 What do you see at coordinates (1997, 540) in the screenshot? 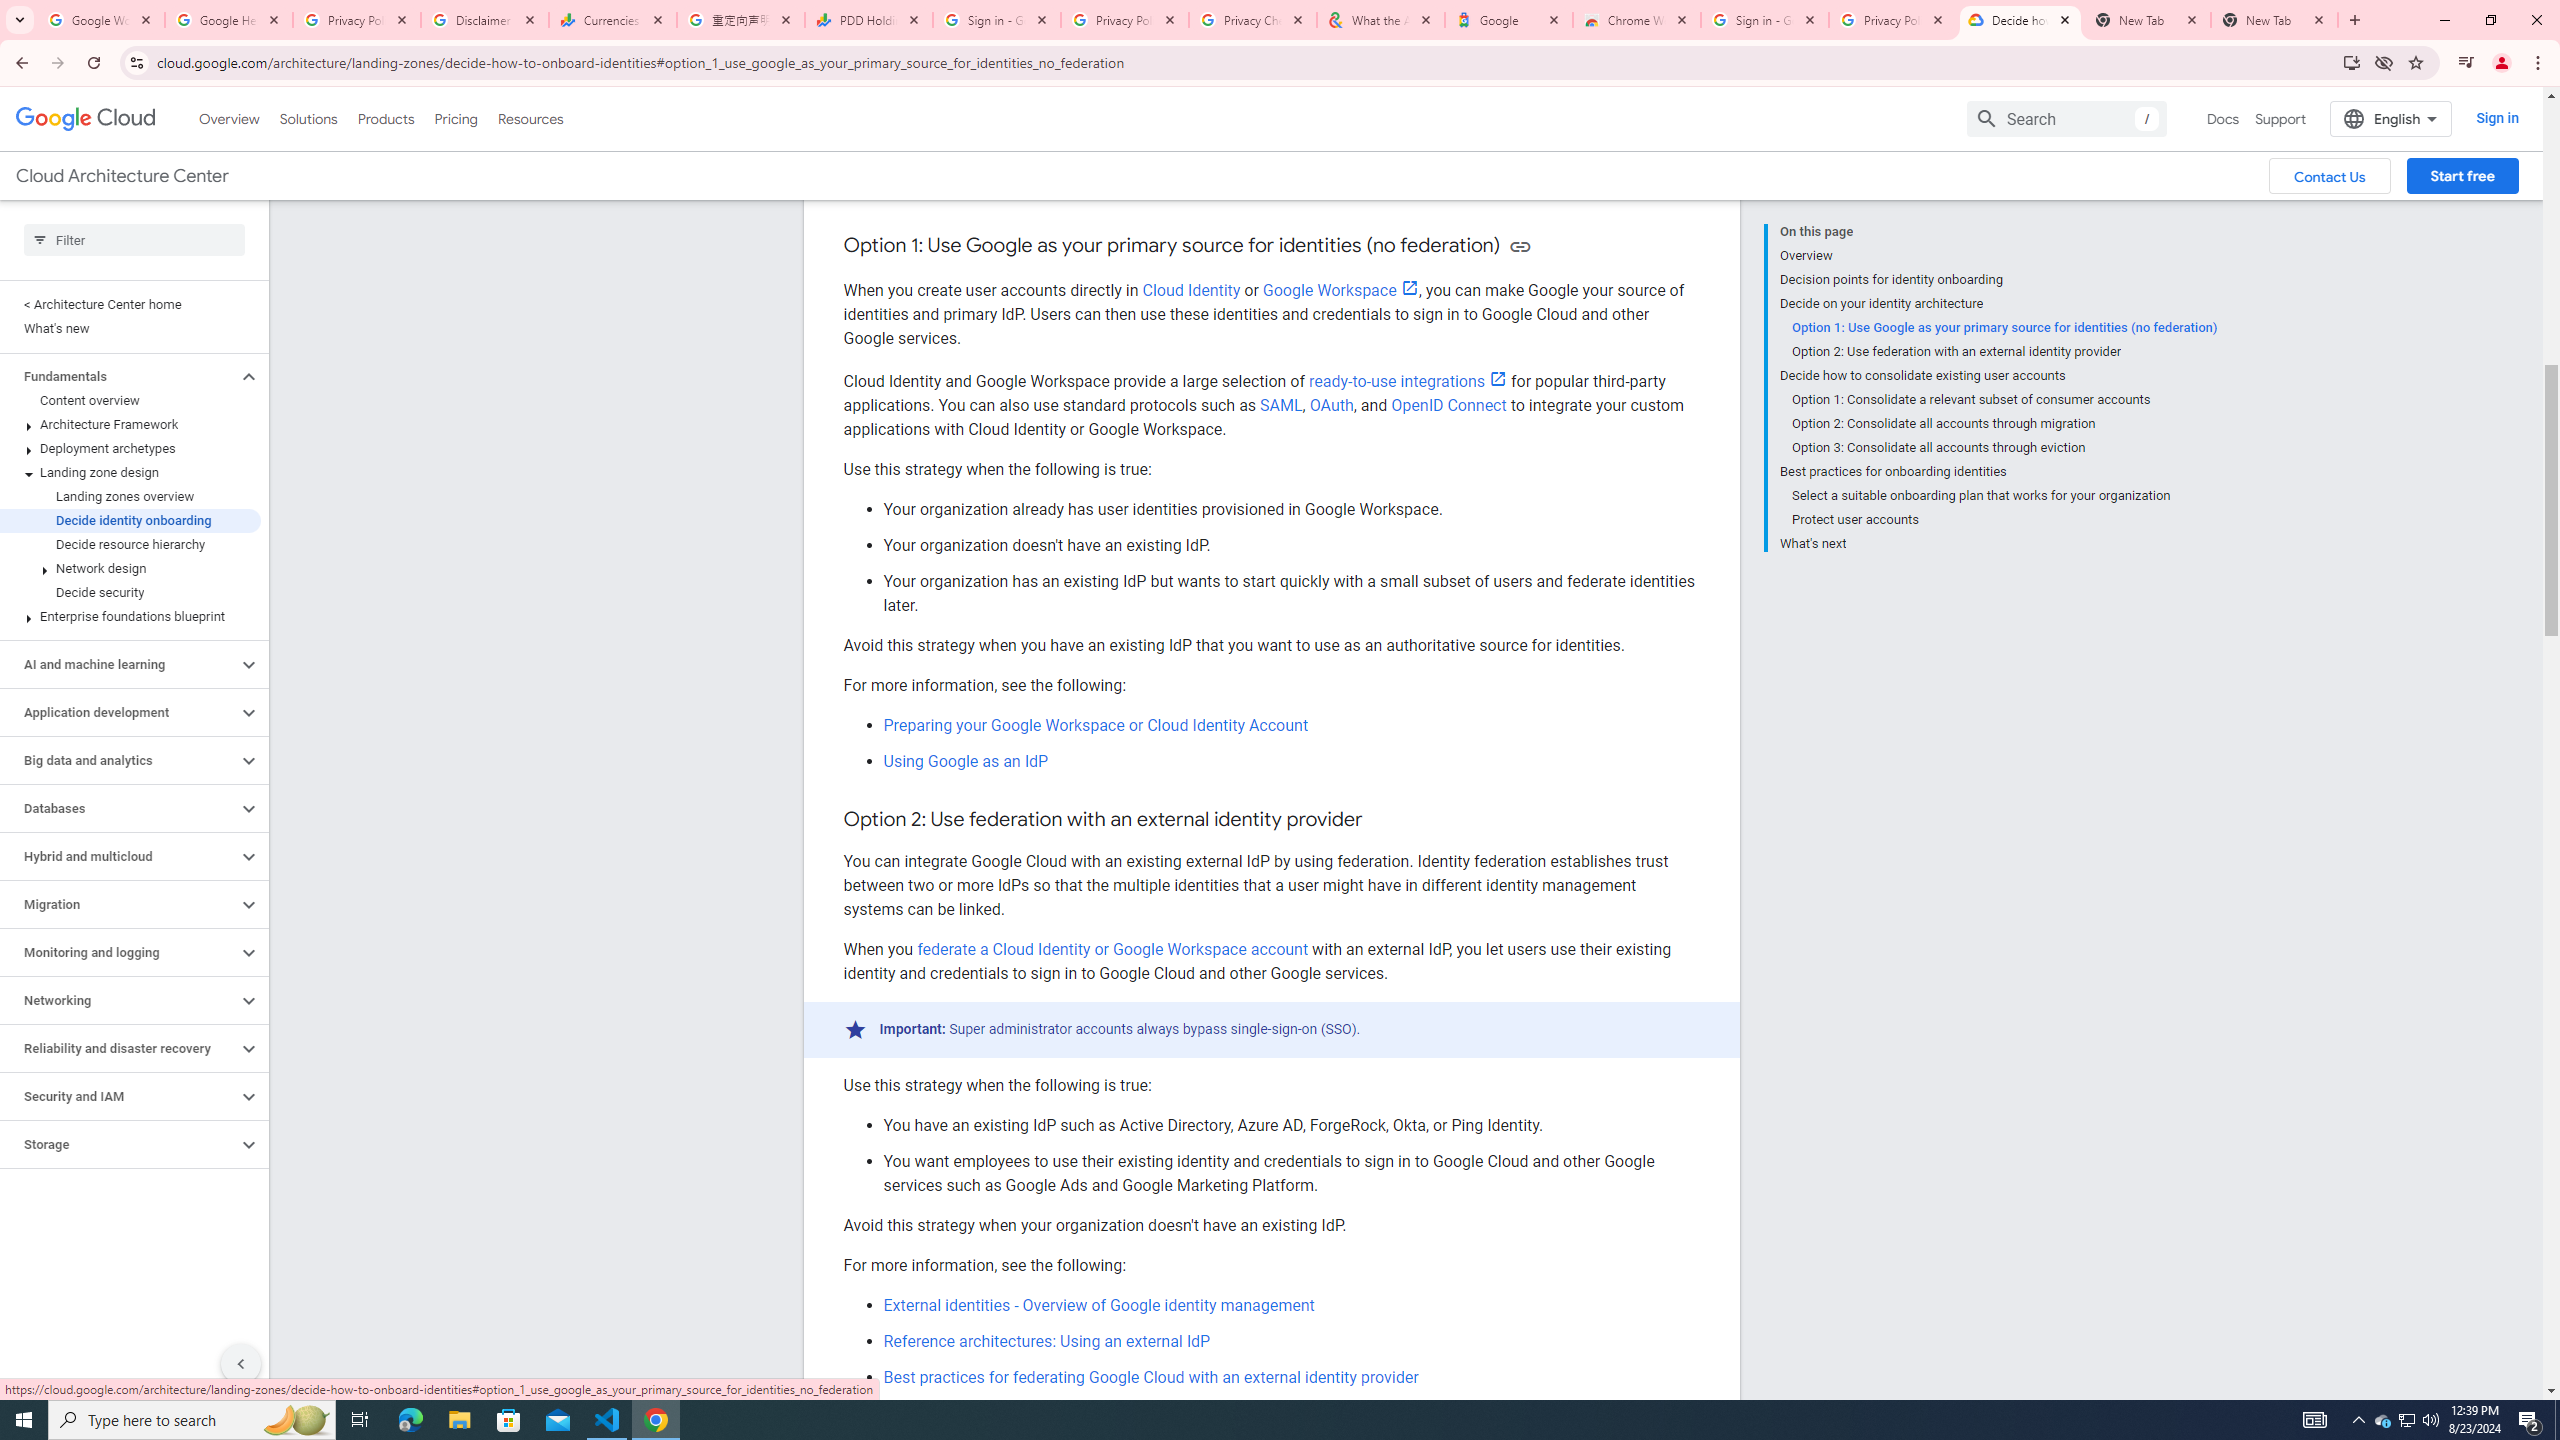
I see `'What'` at bounding box center [1997, 540].